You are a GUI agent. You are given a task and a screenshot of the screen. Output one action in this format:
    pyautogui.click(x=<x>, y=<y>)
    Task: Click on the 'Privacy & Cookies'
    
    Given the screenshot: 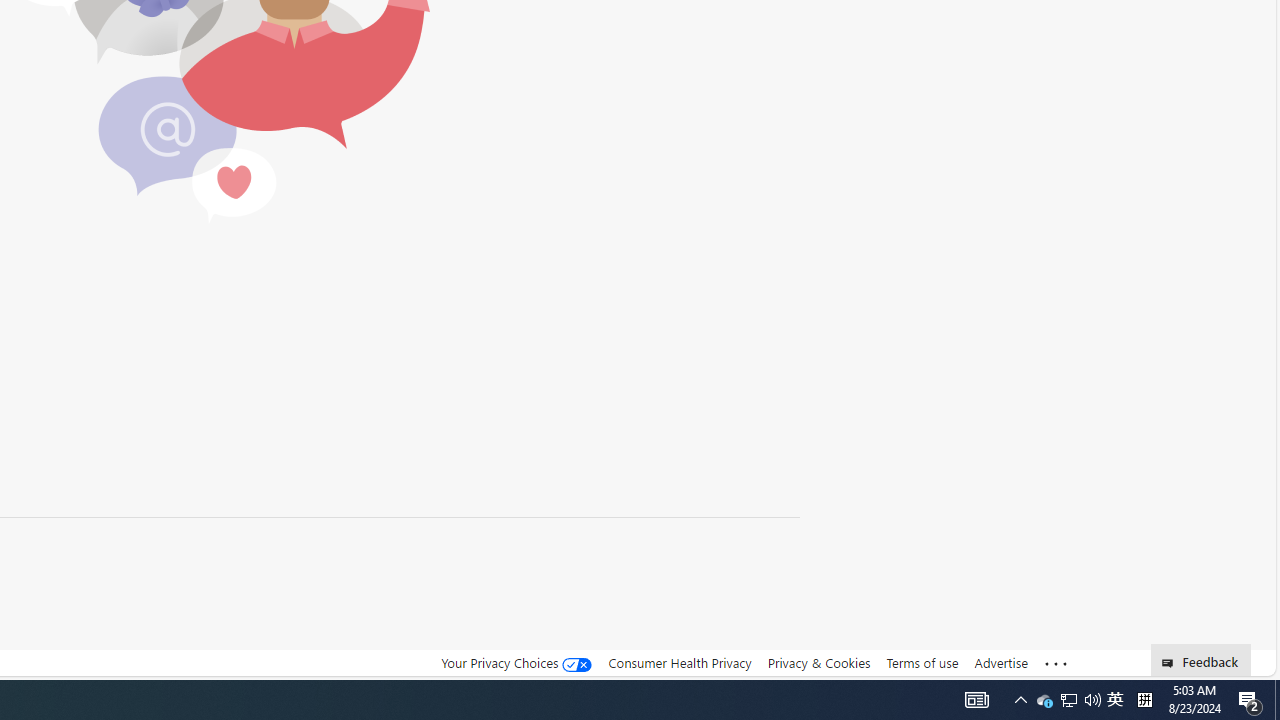 What is the action you would take?
    pyautogui.click(x=818, y=662)
    